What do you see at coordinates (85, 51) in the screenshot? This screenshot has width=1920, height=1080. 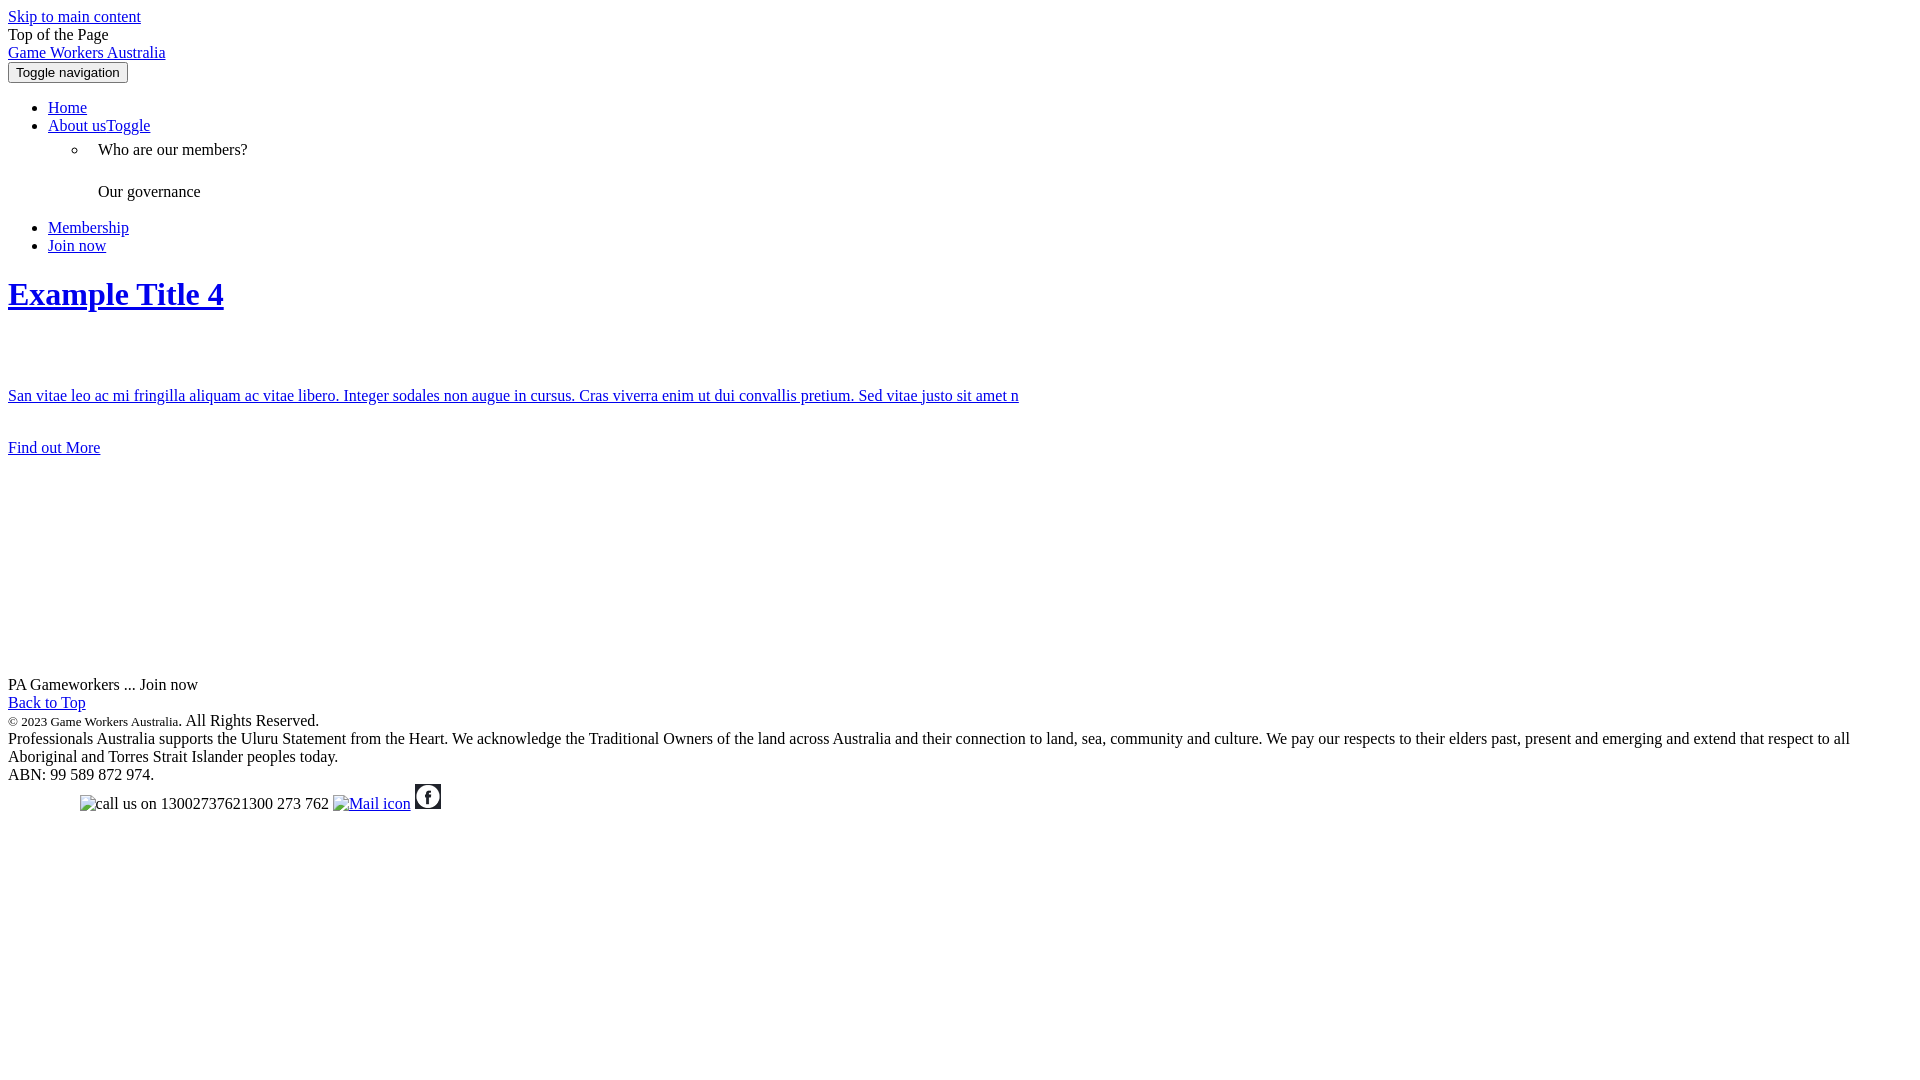 I see `'Game Workers Australia'` at bounding box center [85, 51].